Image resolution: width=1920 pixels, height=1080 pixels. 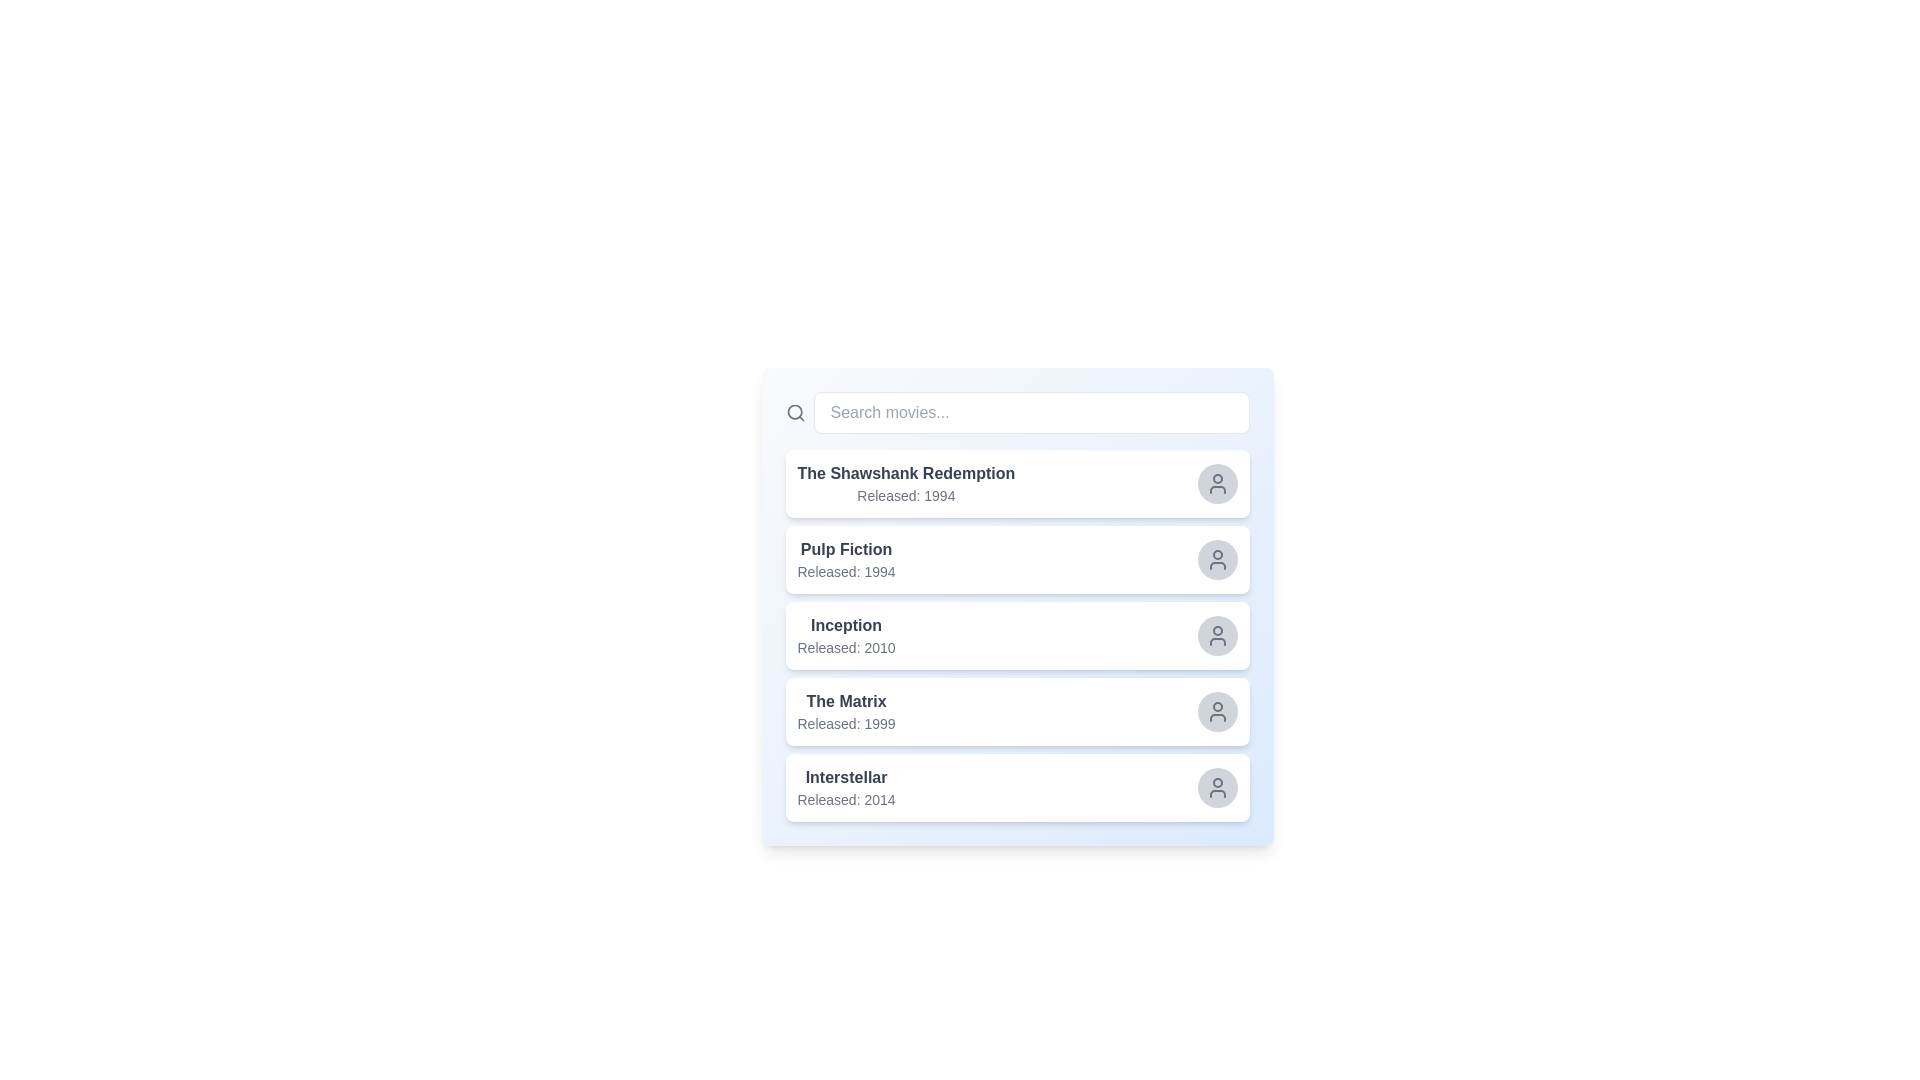 What do you see at coordinates (1216, 483) in the screenshot?
I see `the circular user icon with a grey outline located to the far right of the item row labeled 'The Shawshank Redemption' to initiate an action` at bounding box center [1216, 483].